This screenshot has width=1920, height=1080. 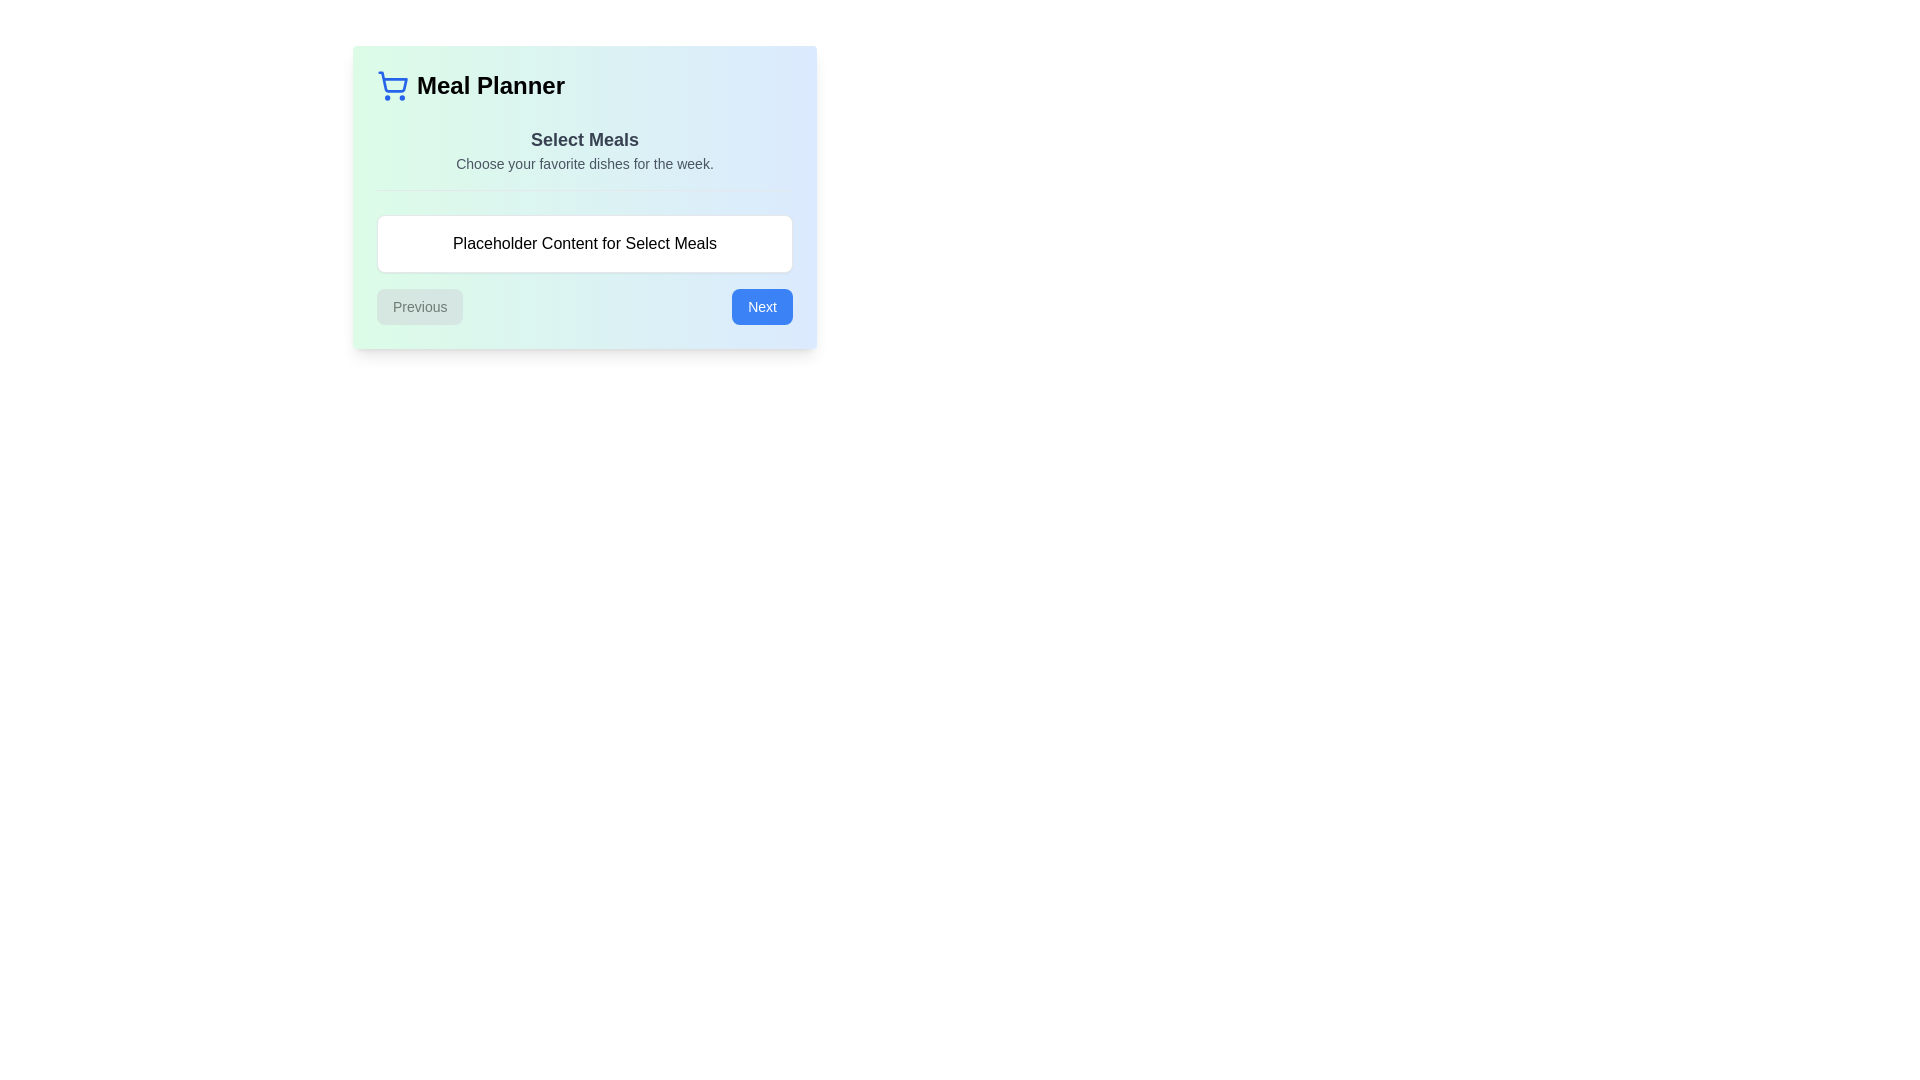 What do you see at coordinates (393, 81) in the screenshot?
I see `the shopping cart icon with a blue outline located in the top left corner of the 'Meal Planner' panel` at bounding box center [393, 81].